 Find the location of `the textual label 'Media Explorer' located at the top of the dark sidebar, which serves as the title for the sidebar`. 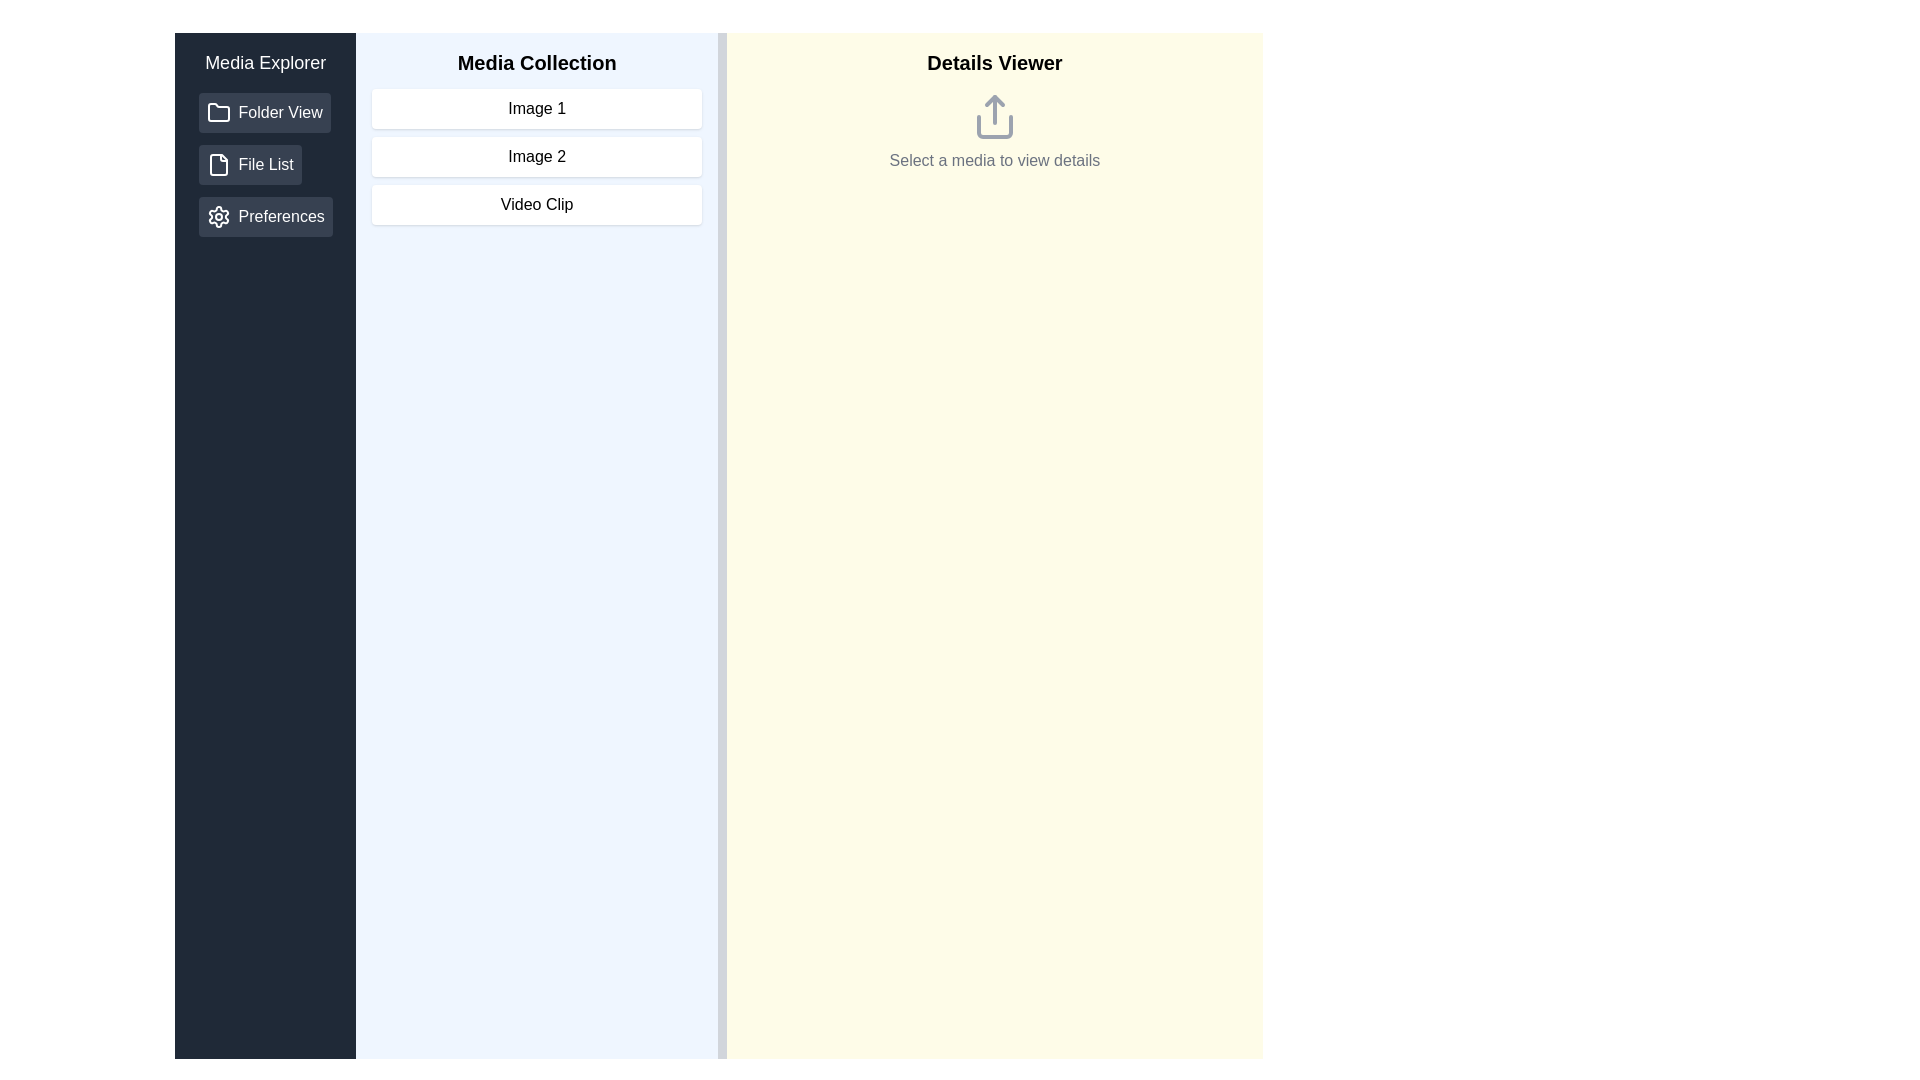

the textual label 'Media Explorer' located at the top of the dark sidebar, which serves as the title for the sidebar is located at coordinates (264, 61).